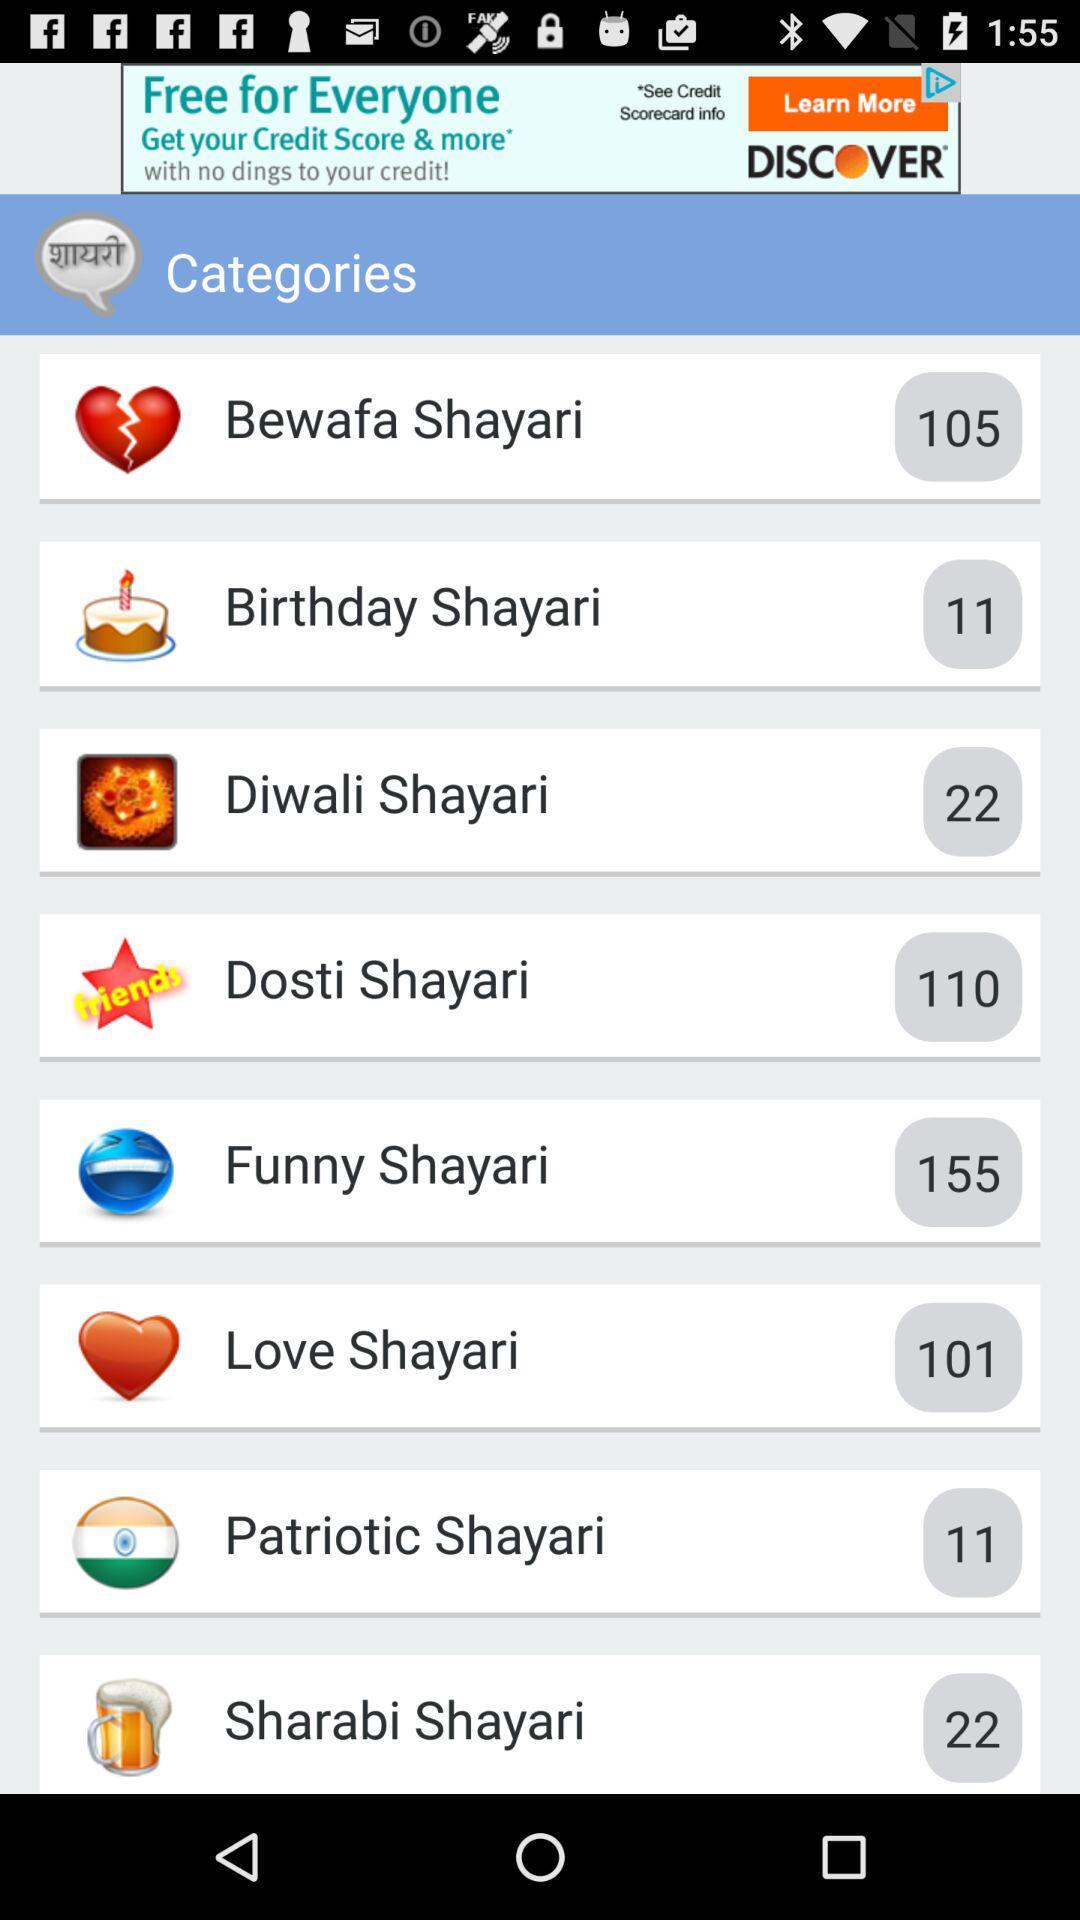 This screenshot has height=1920, width=1080. Describe the element at coordinates (540, 127) in the screenshot. I see `open discover advertisement website` at that location.